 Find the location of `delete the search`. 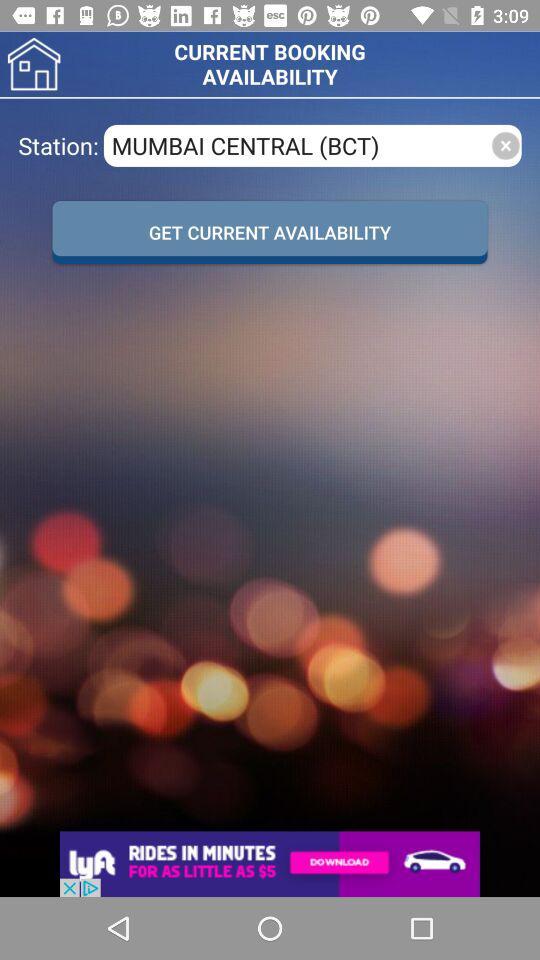

delete the search is located at coordinates (504, 144).